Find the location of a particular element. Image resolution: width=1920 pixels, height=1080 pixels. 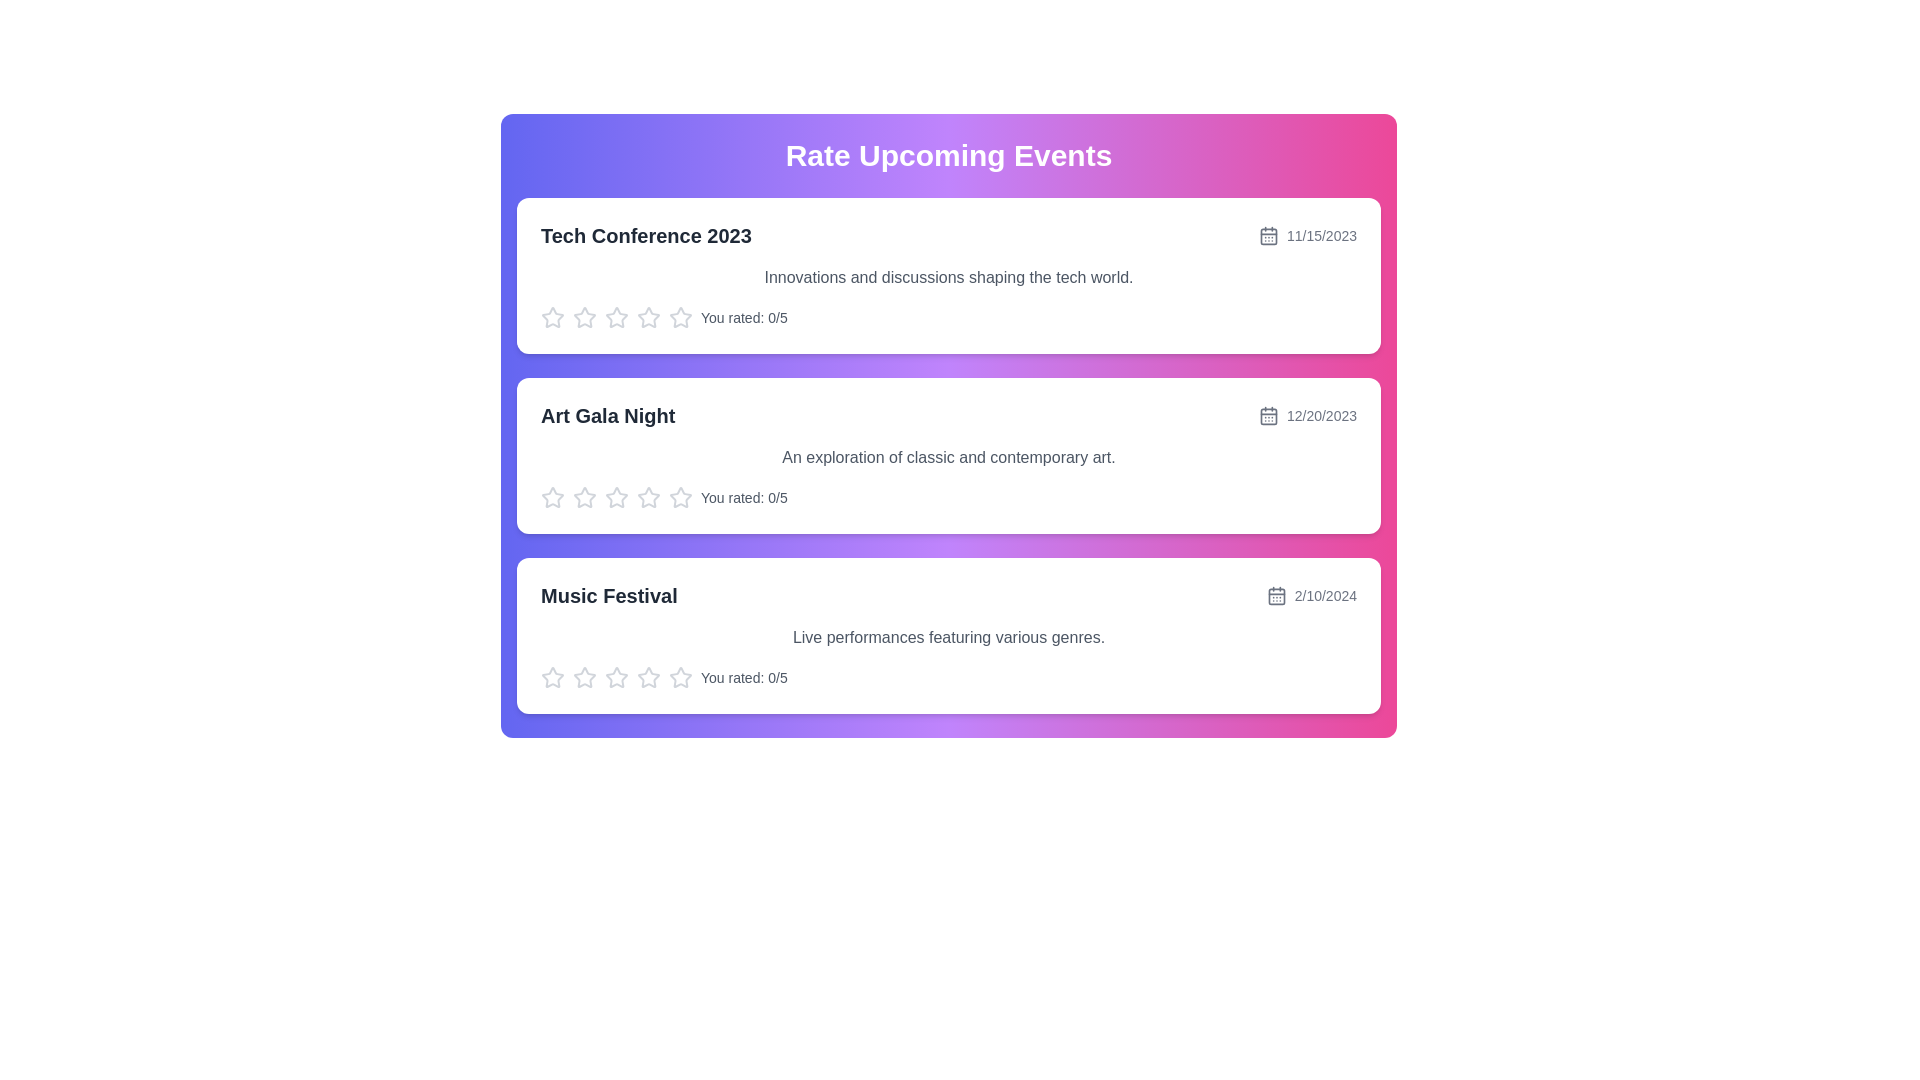

the first star in the five-star rating system located in the 'Art Gala Night' section is located at coordinates (552, 496).